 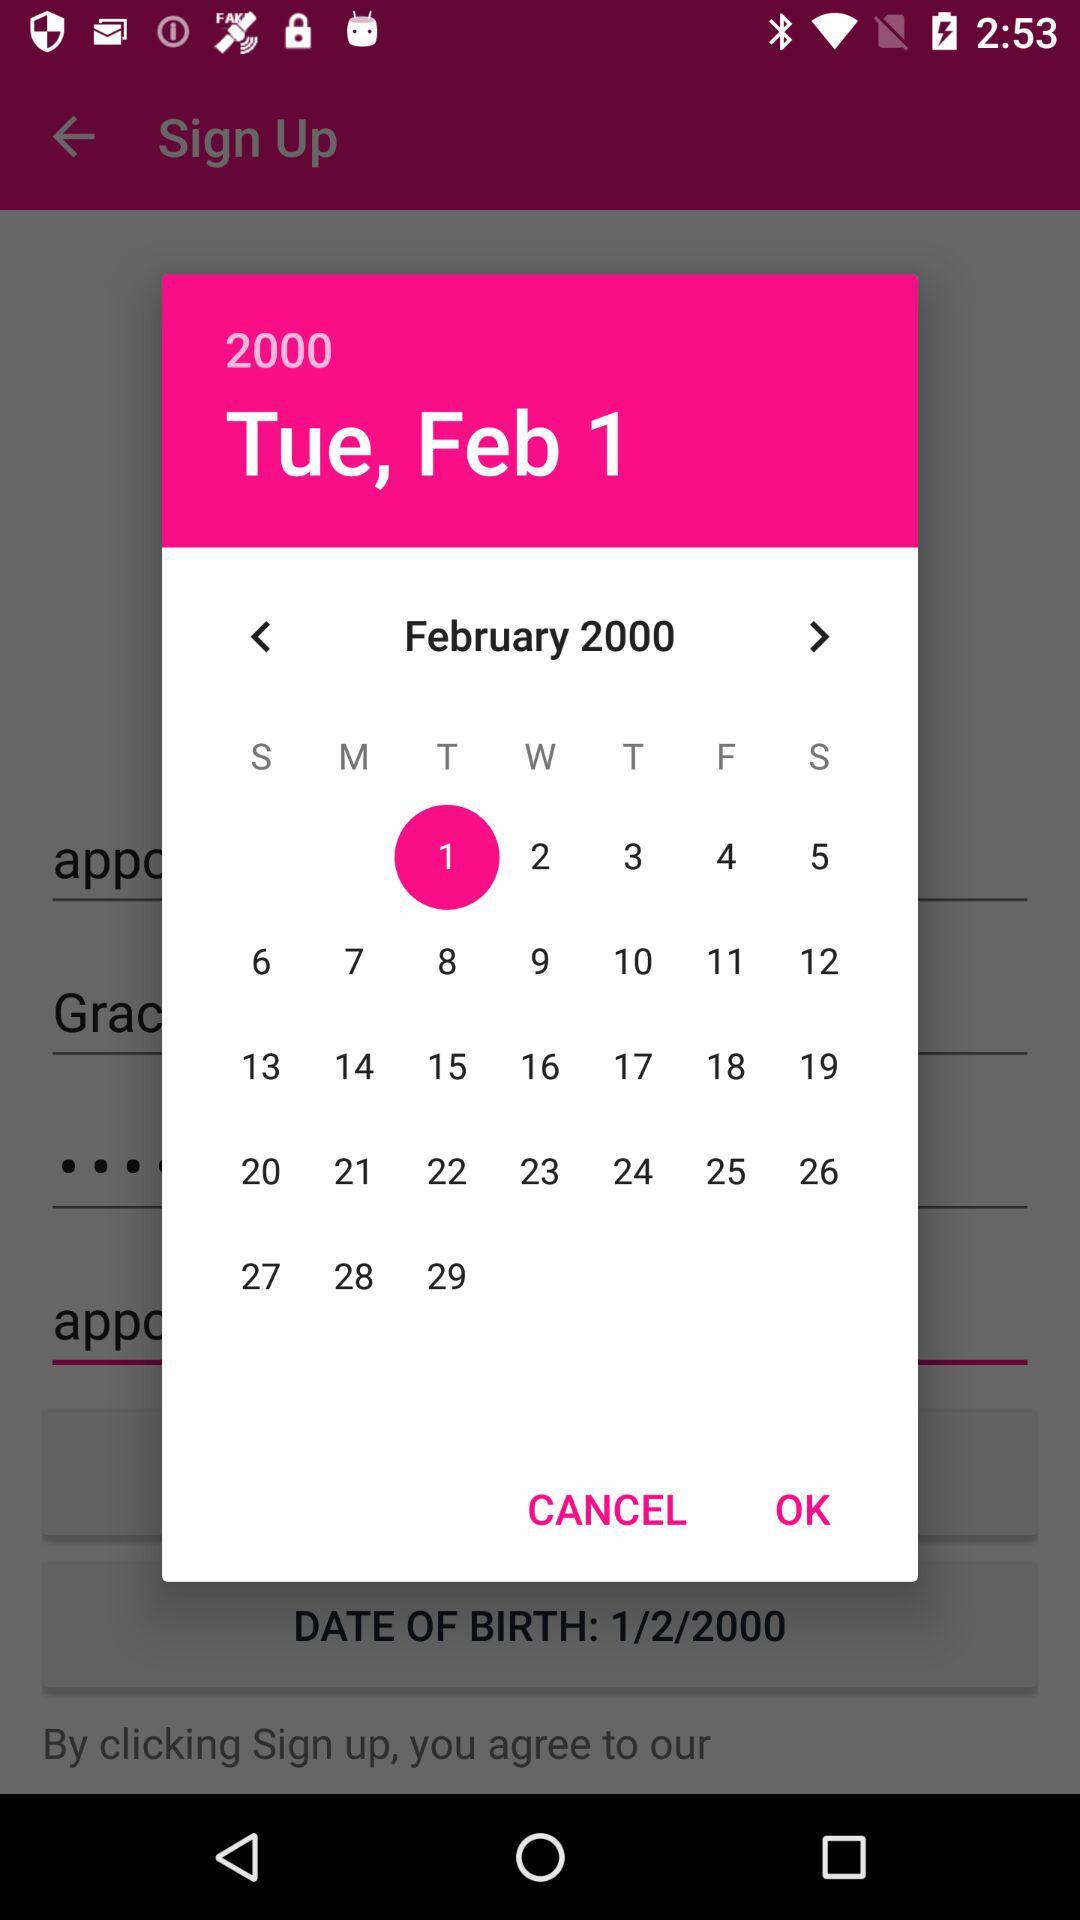 What do you see at coordinates (429, 439) in the screenshot?
I see `the icon below 2000 icon` at bounding box center [429, 439].